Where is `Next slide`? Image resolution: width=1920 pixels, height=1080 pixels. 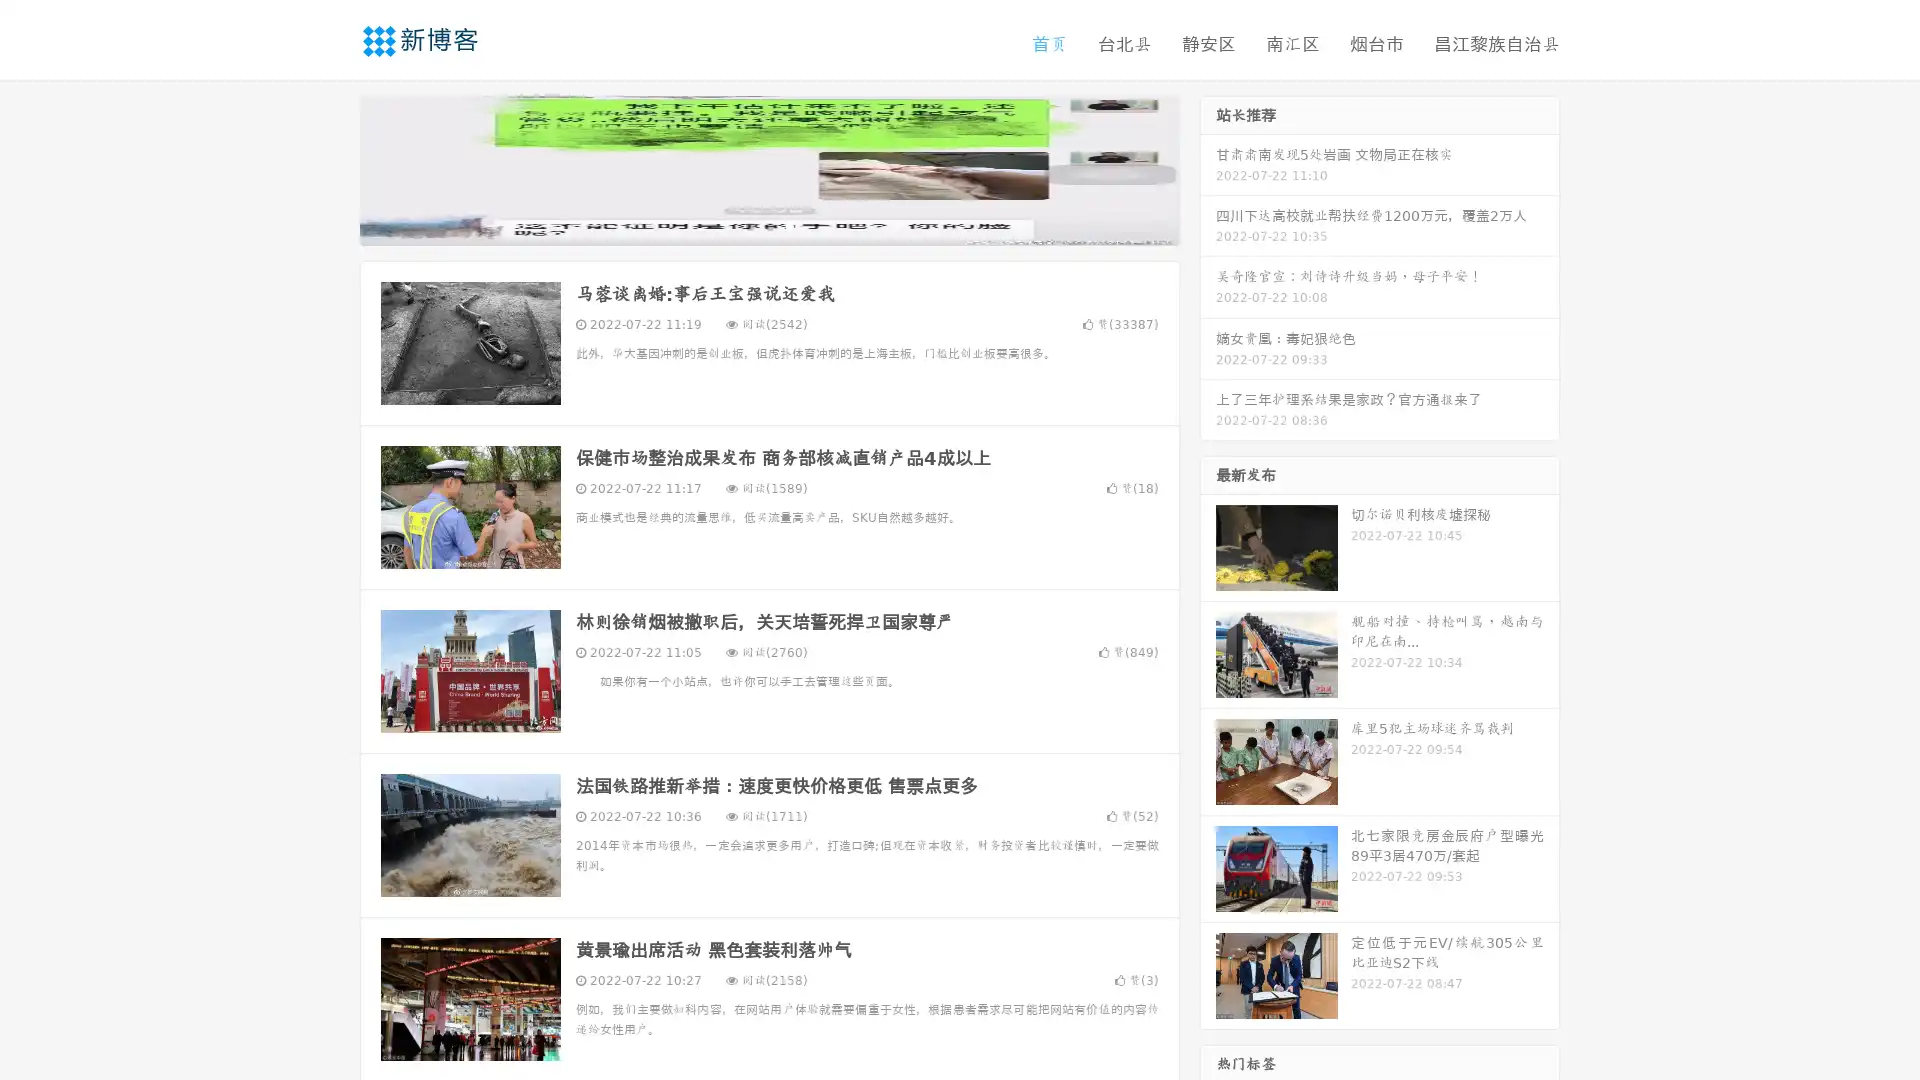
Next slide is located at coordinates (1208, 168).